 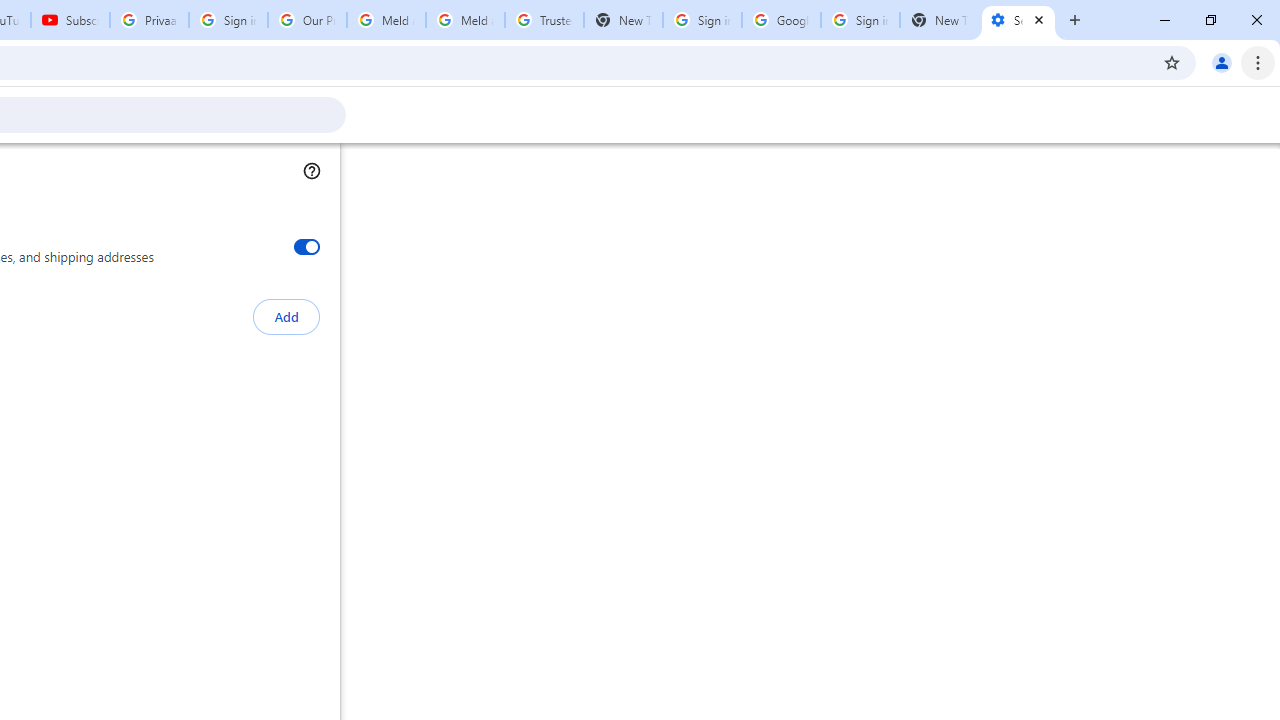 What do you see at coordinates (938, 20) in the screenshot?
I see `'New Tab'` at bounding box center [938, 20].